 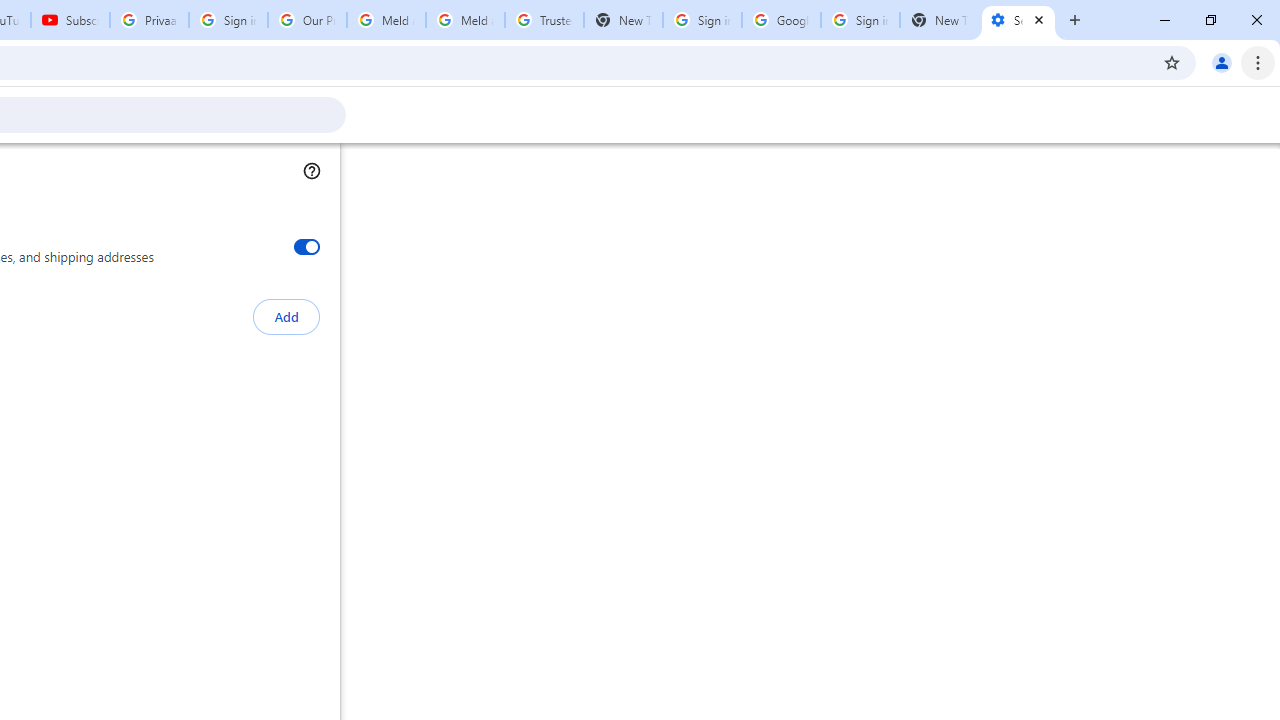 What do you see at coordinates (938, 20) in the screenshot?
I see `'New Tab'` at bounding box center [938, 20].